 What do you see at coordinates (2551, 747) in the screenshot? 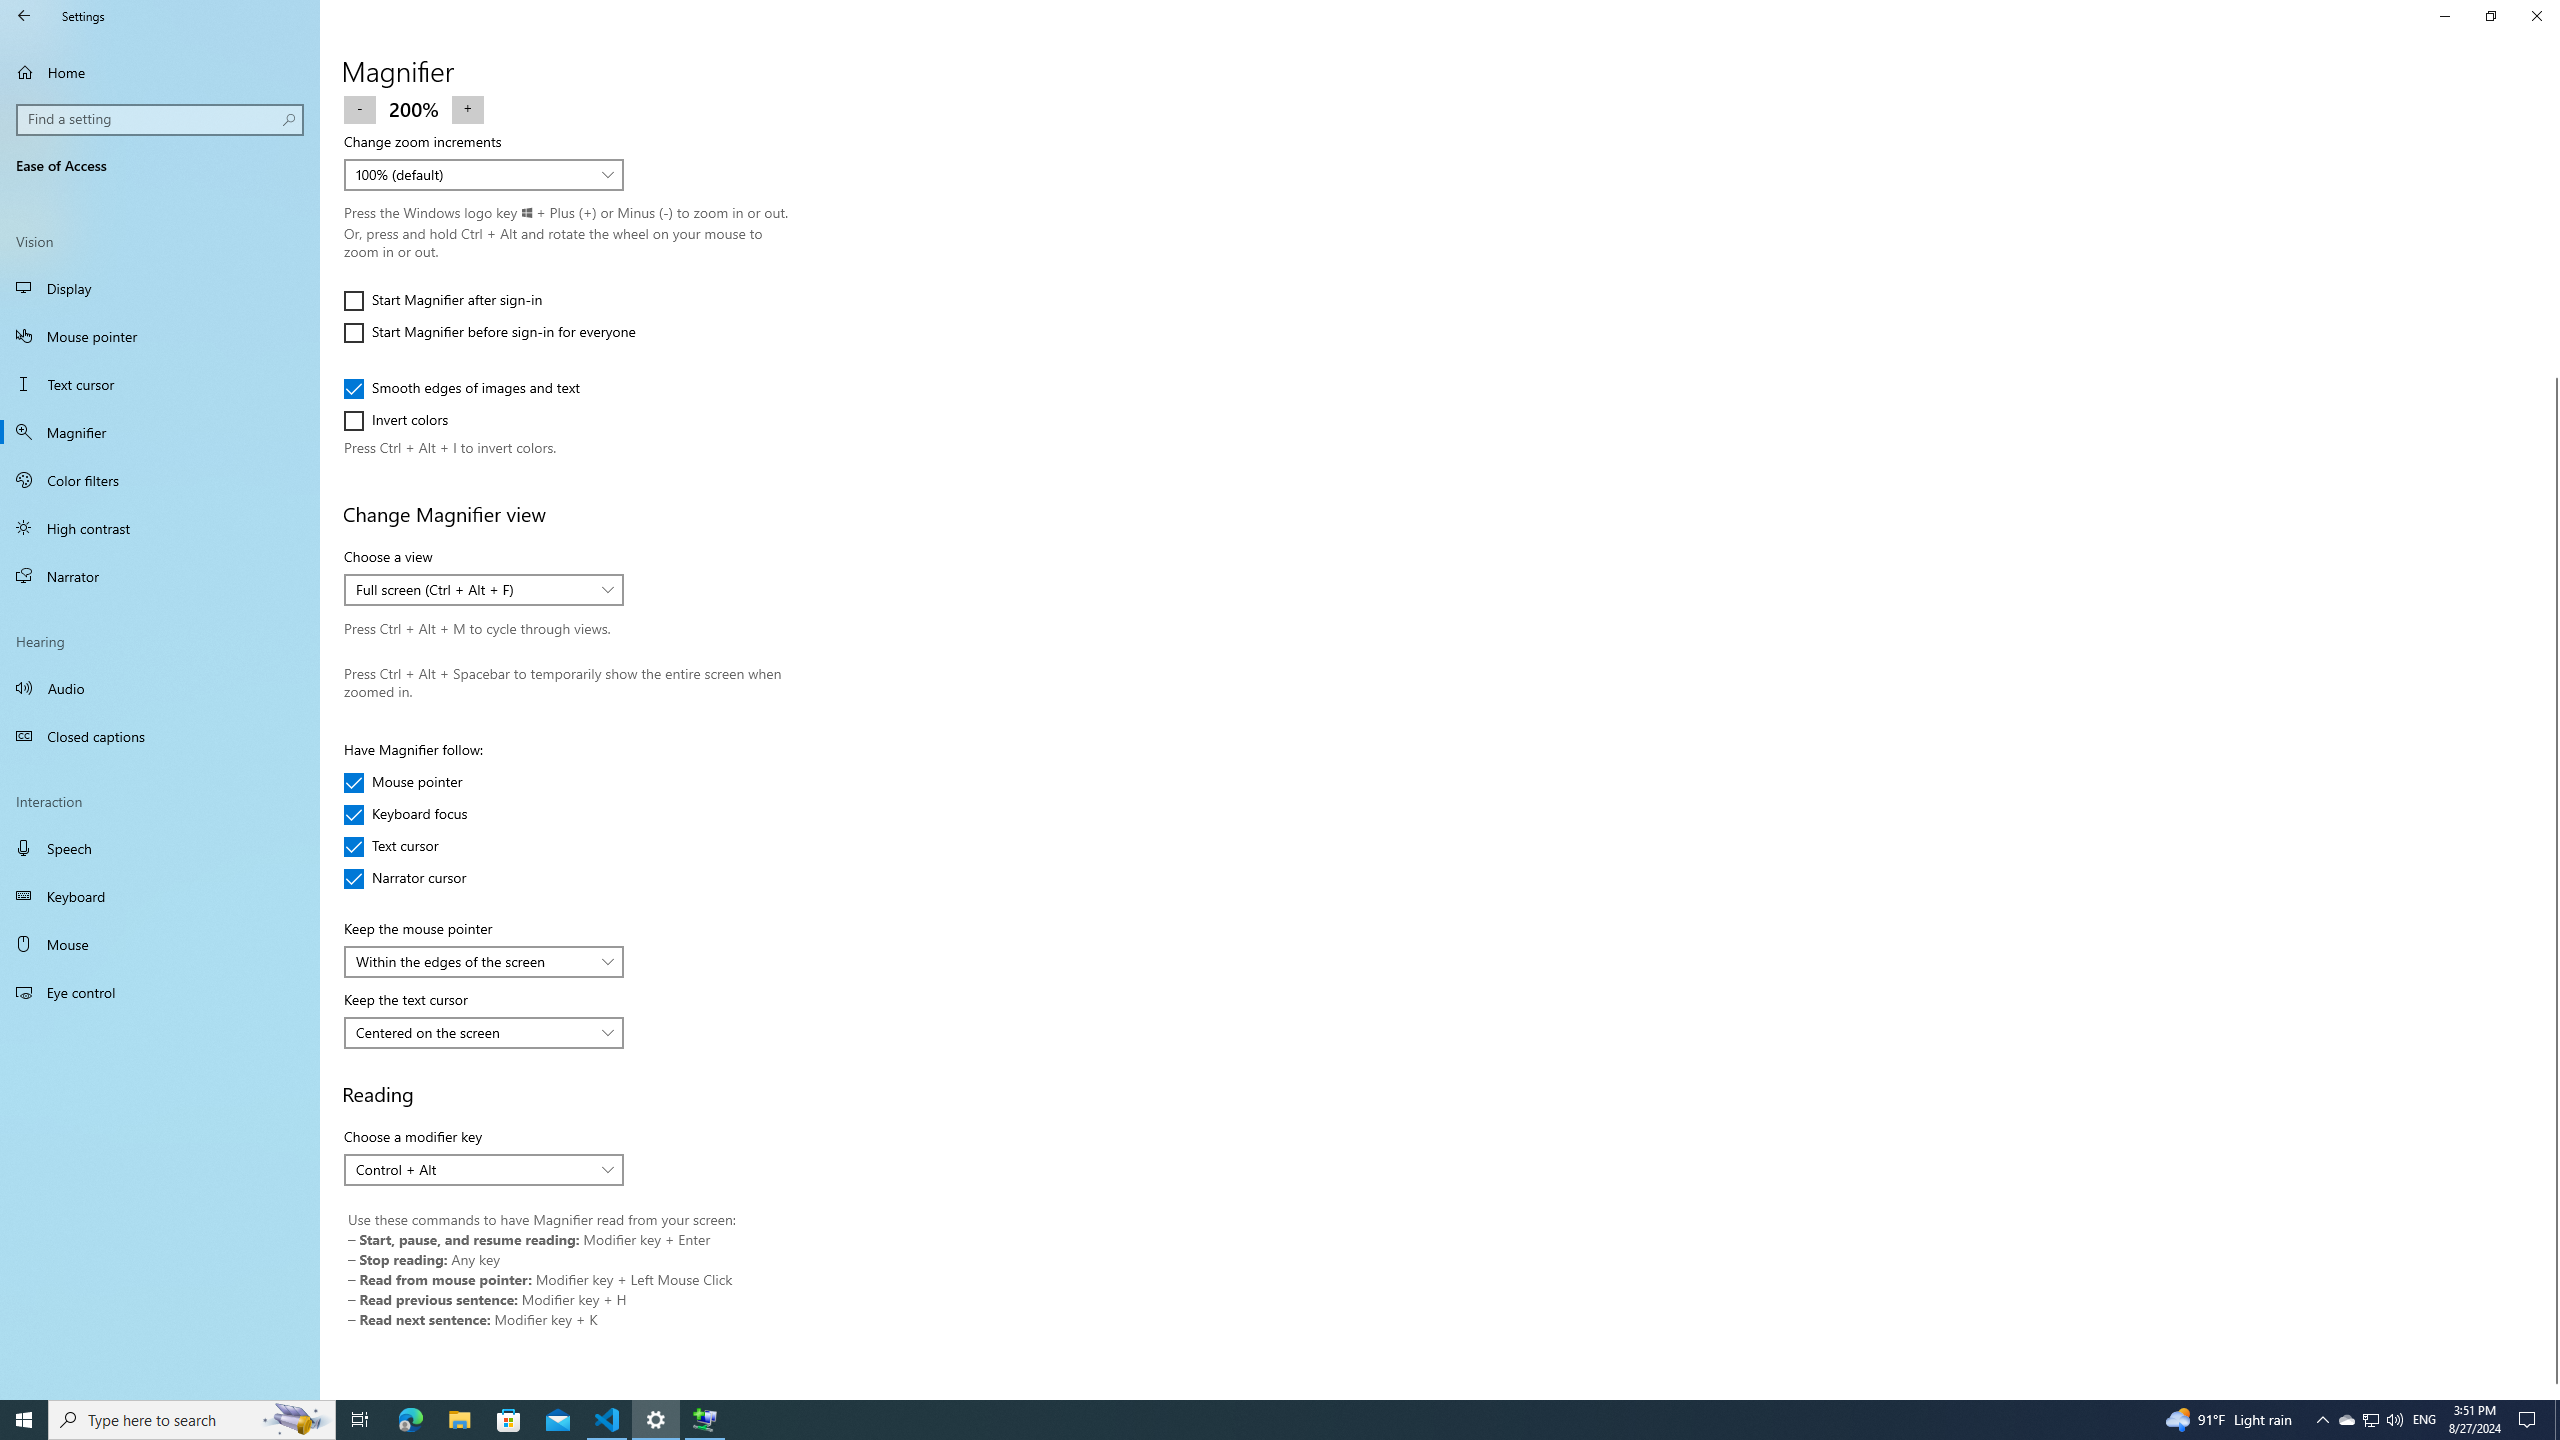
I see `'Vertical'` at bounding box center [2551, 747].